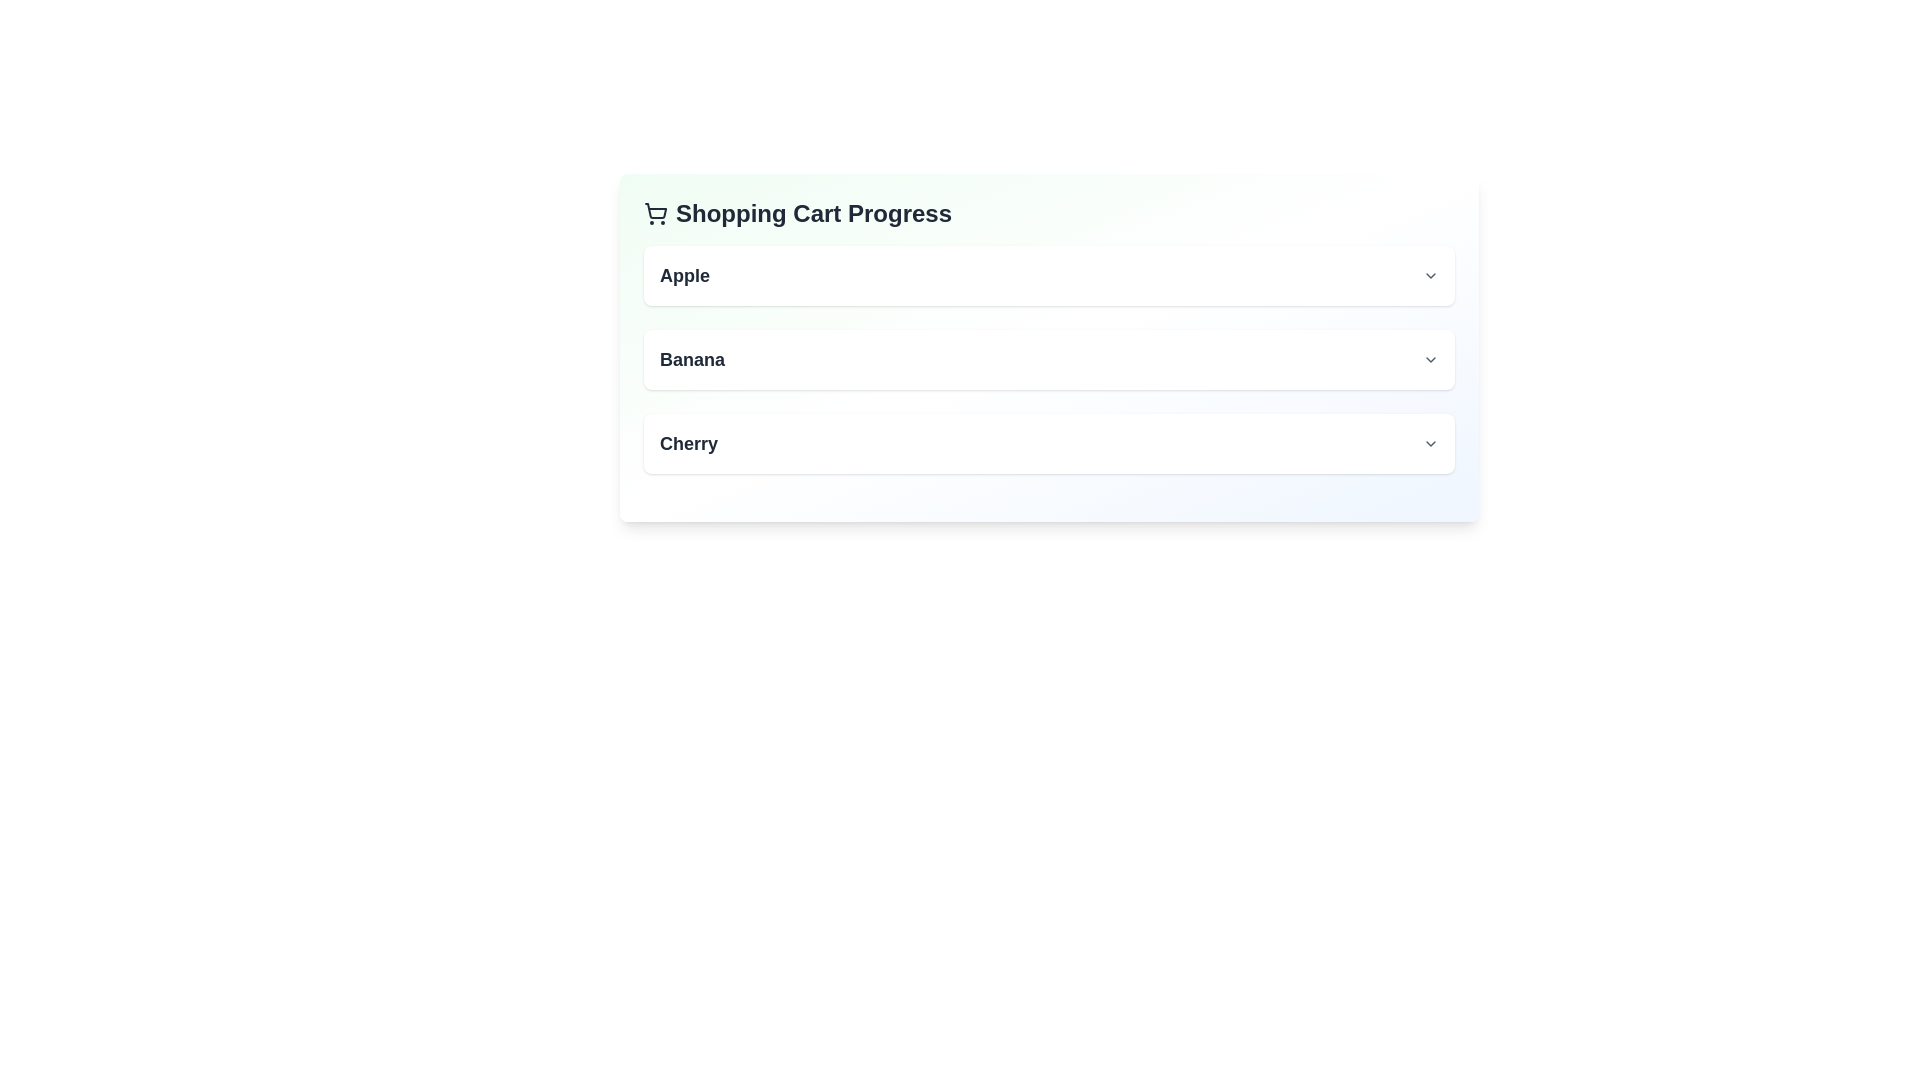 The width and height of the screenshot is (1920, 1080). I want to click on the Text Label indicating the shopping cart progress, which is positioned slightly to the right of the shopping cart icon and is part of the header group, so click(814, 213).